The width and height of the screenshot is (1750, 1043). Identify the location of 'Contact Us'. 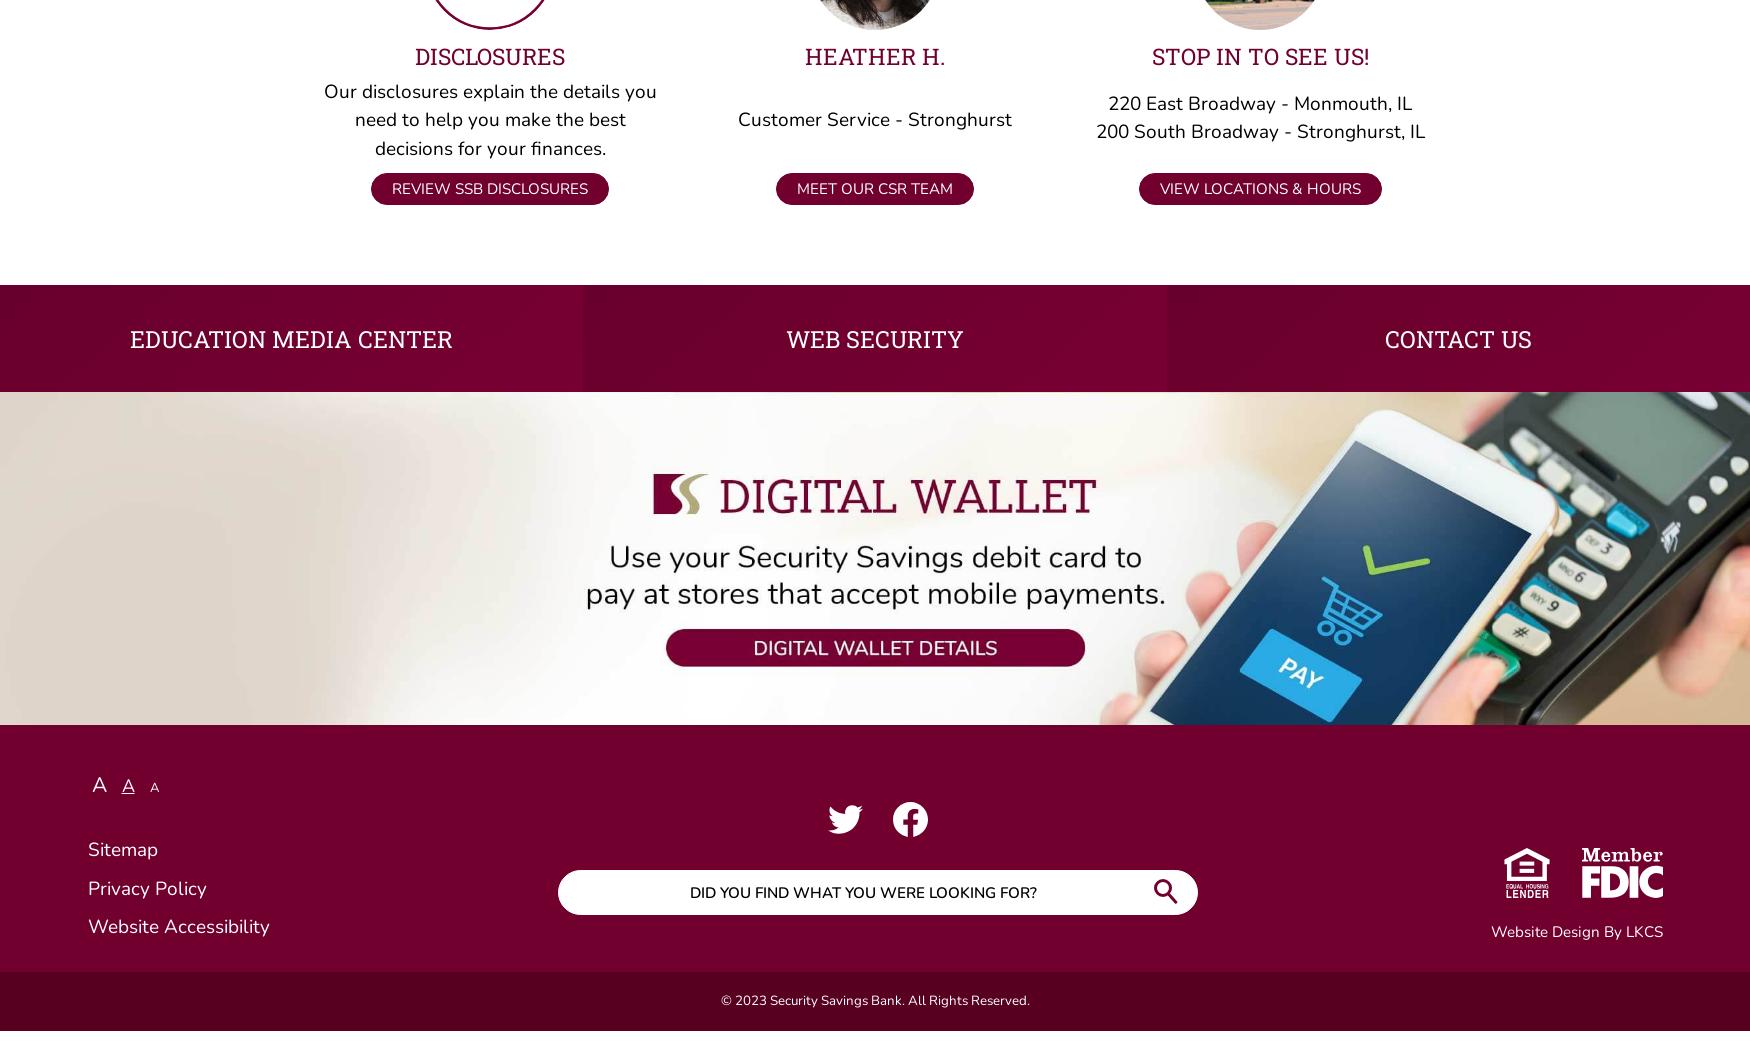
(1457, 348).